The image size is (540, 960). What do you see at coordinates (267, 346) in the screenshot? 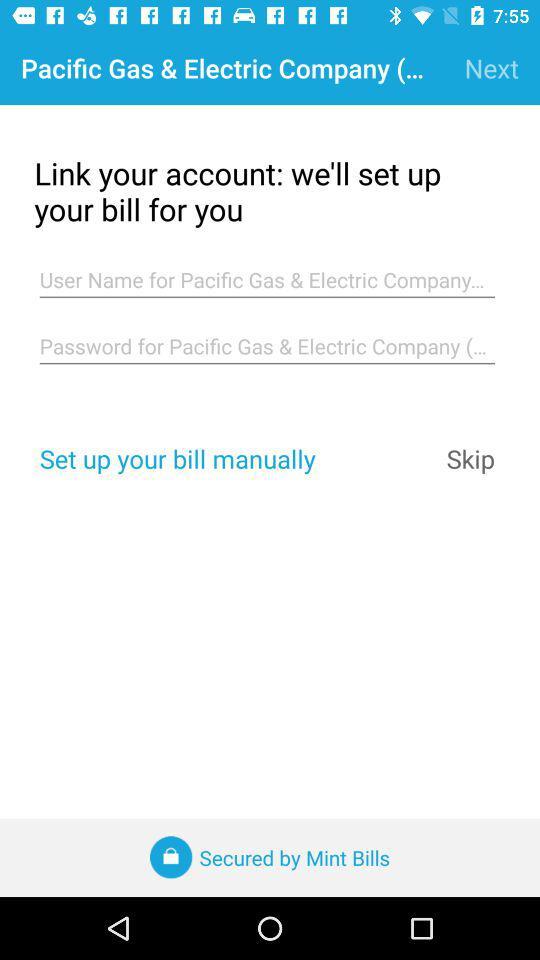
I see `the item at the center` at bounding box center [267, 346].